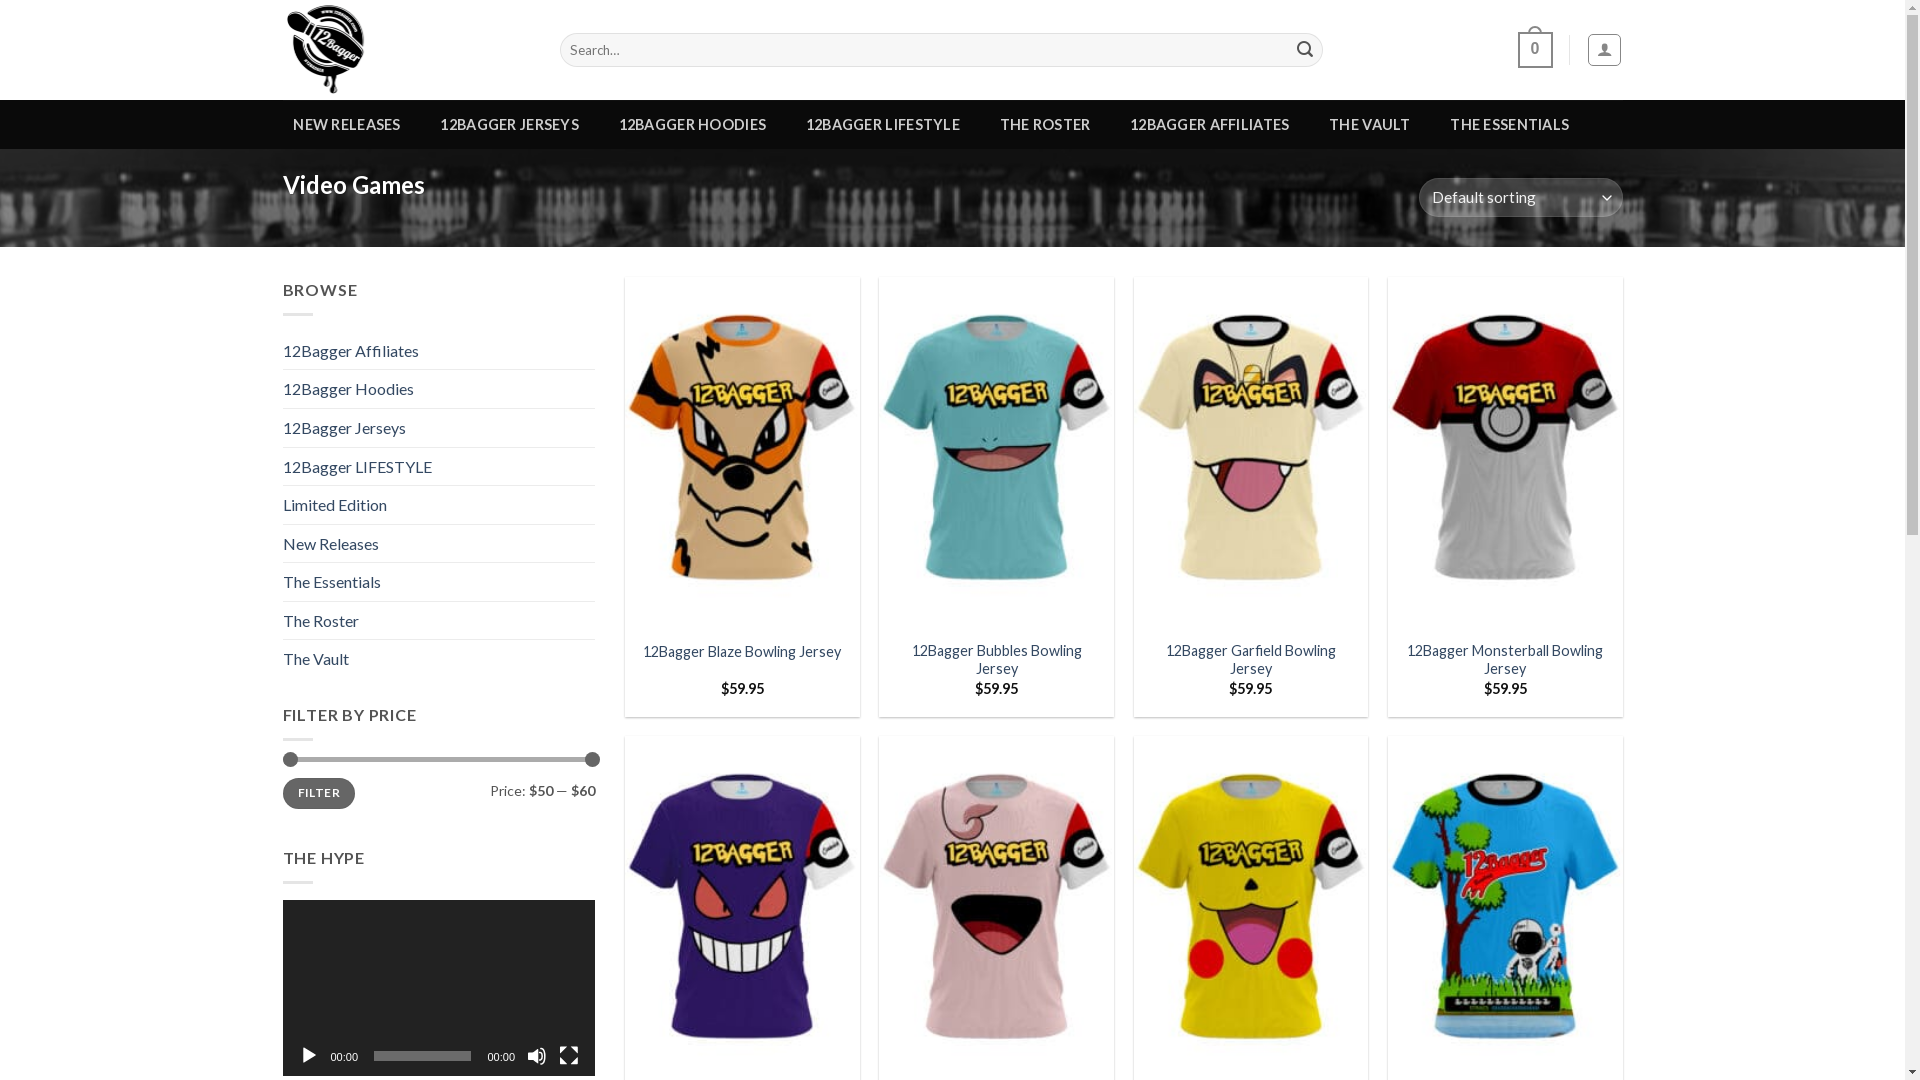 This screenshot has width=1920, height=1080. What do you see at coordinates (527, 1055) in the screenshot?
I see `'Mute'` at bounding box center [527, 1055].